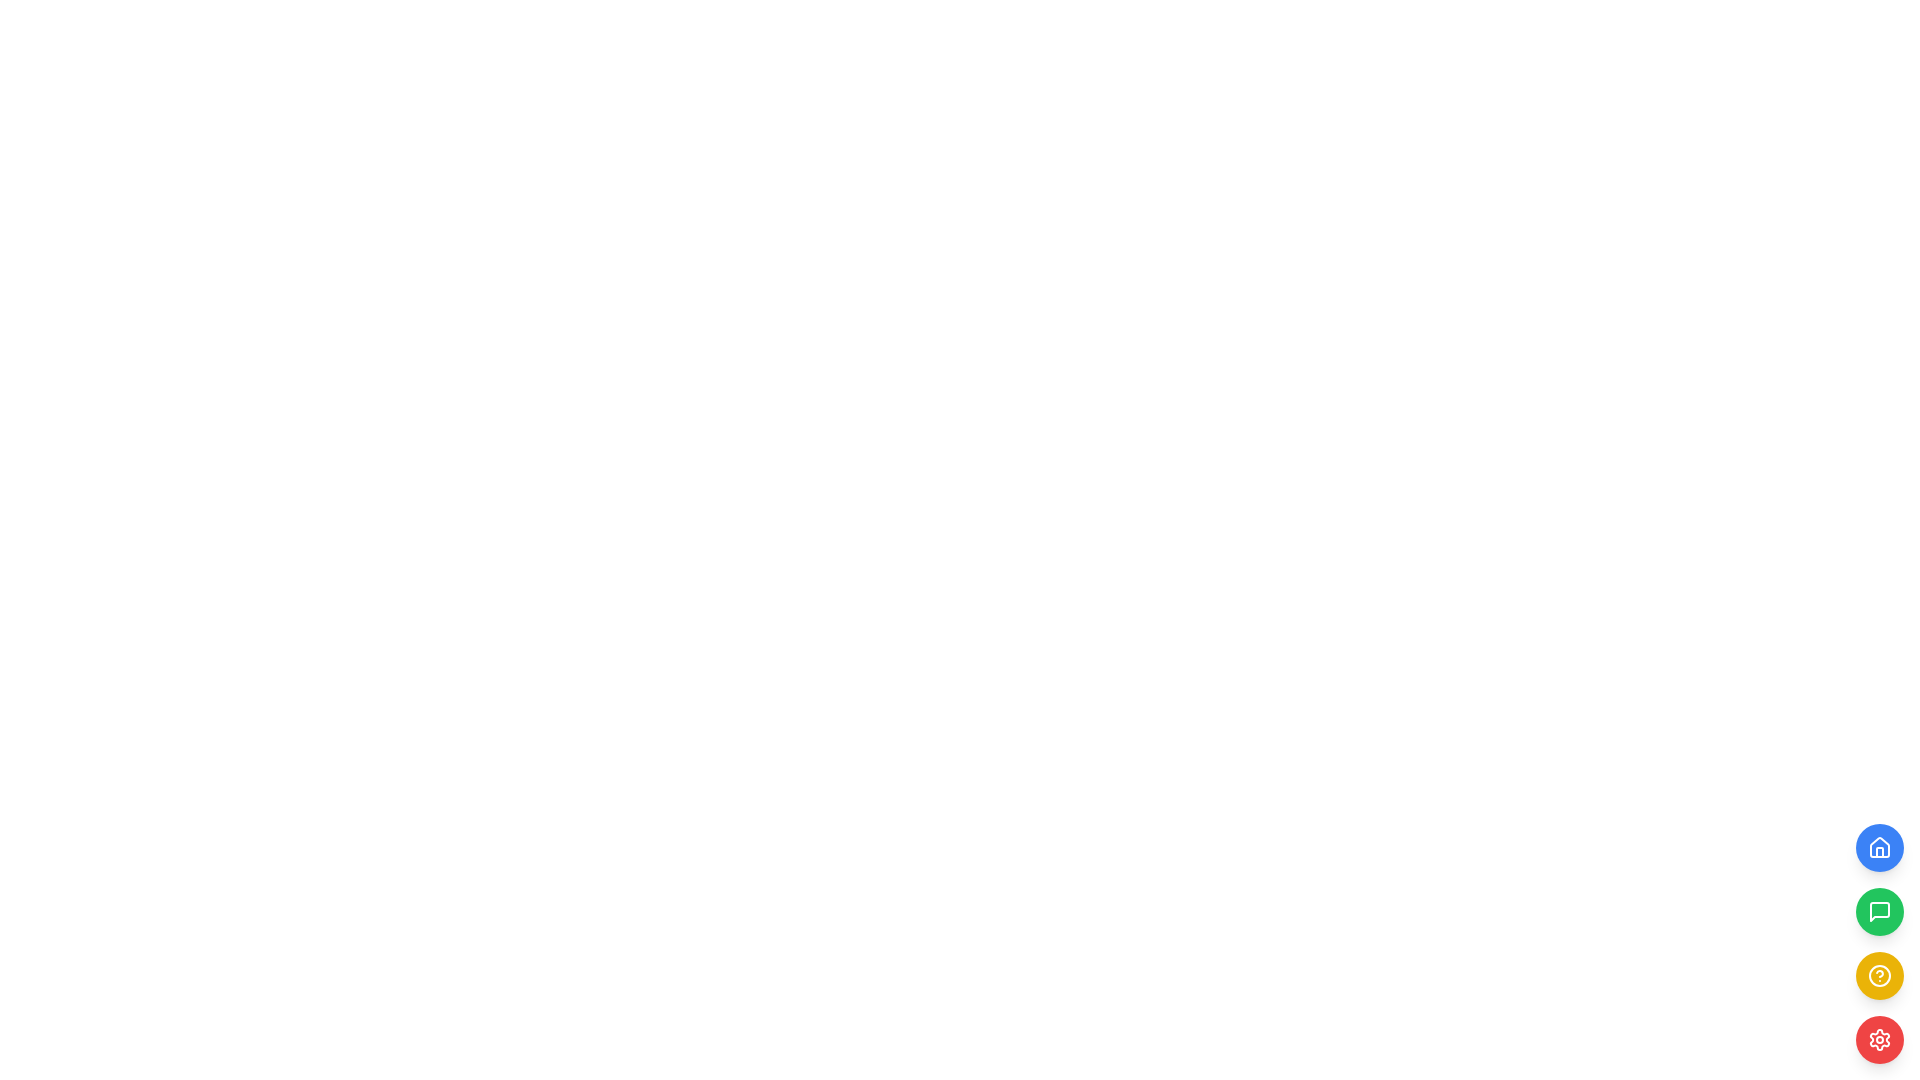 This screenshot has height=1080, width=1920. What do you see at coordinates (1879, 911) in the screenshot?
I see `the green circular button with a white speech bubble icon at the bottom right corner of the interface to initiate a chat` at bounding box center [1879, 911].